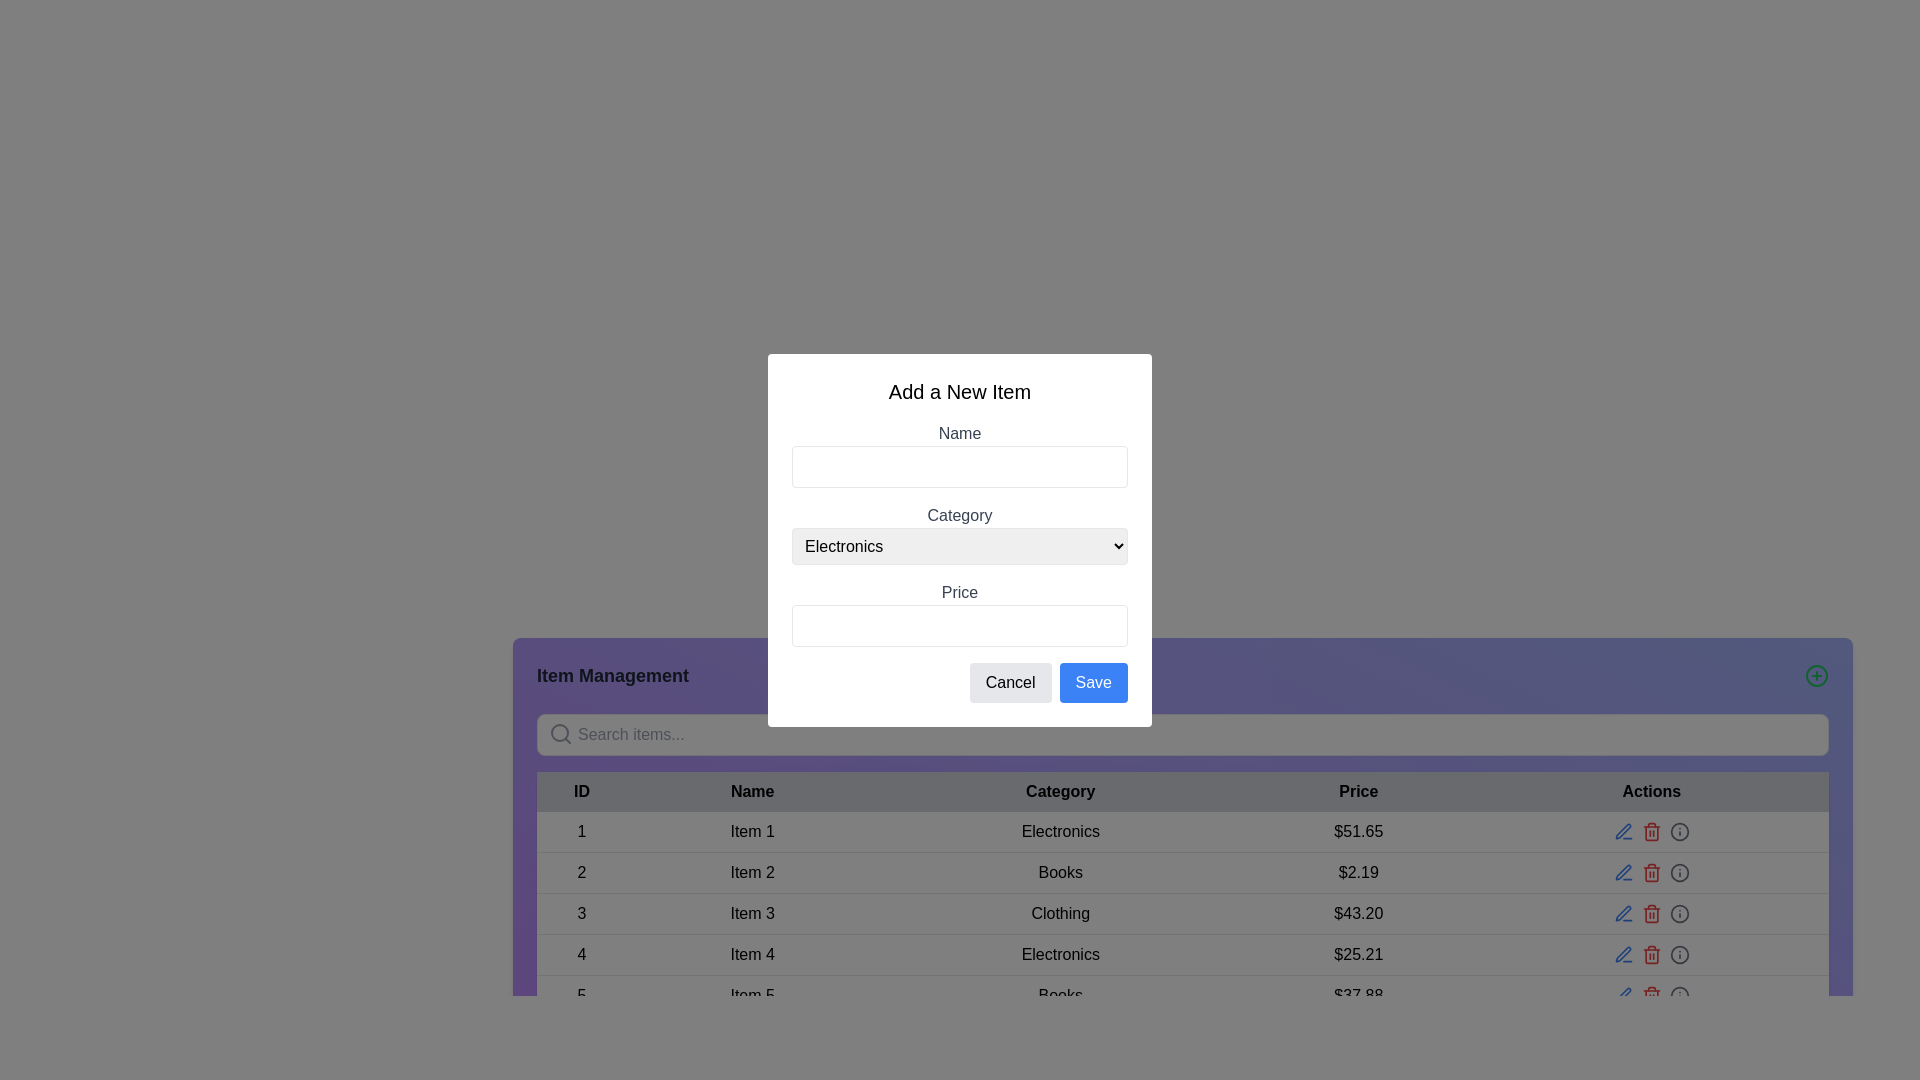  I want to click on the text label element displaying the price of the item in the third row of the table, which shows $43.20, so click(1358, 914).